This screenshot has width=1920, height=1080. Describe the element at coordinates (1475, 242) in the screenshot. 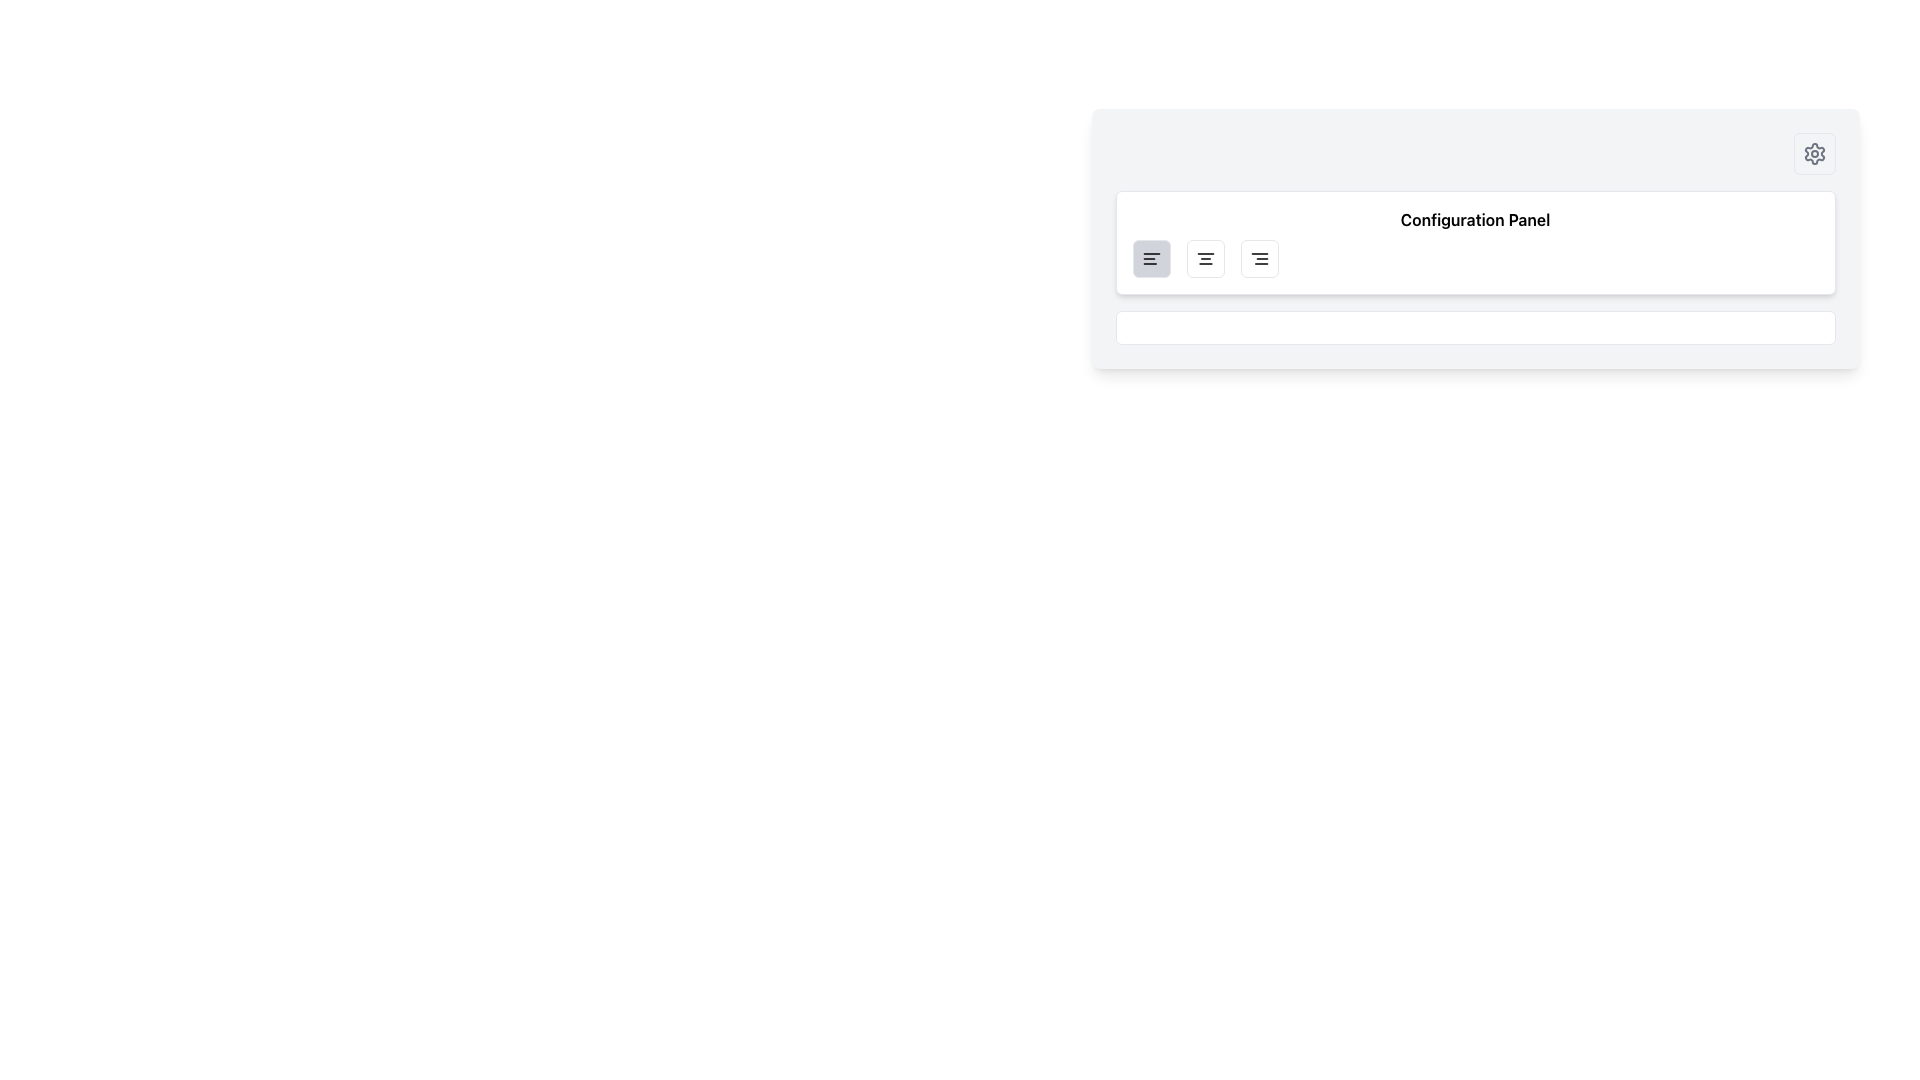

I see `the content of the 'Configuration Panel' which has a bold title and a white background` at that location.